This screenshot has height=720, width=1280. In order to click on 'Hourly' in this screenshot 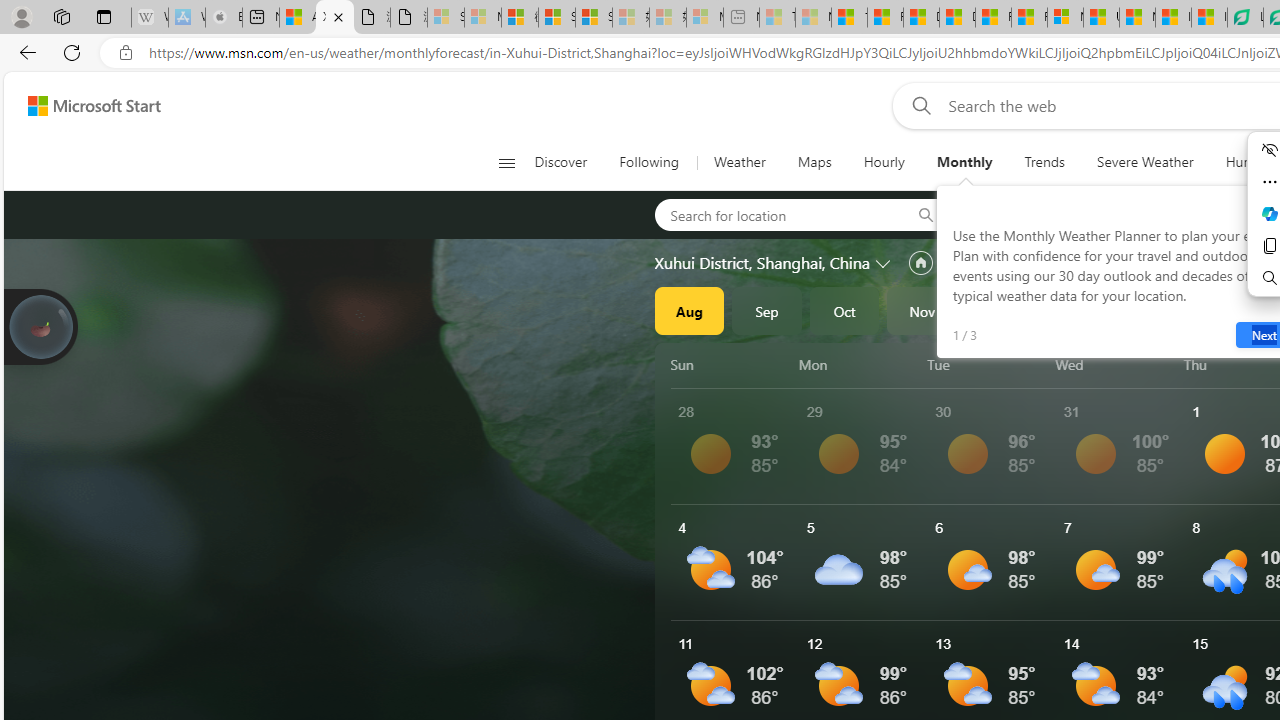, I will do `click(883, 162)`.